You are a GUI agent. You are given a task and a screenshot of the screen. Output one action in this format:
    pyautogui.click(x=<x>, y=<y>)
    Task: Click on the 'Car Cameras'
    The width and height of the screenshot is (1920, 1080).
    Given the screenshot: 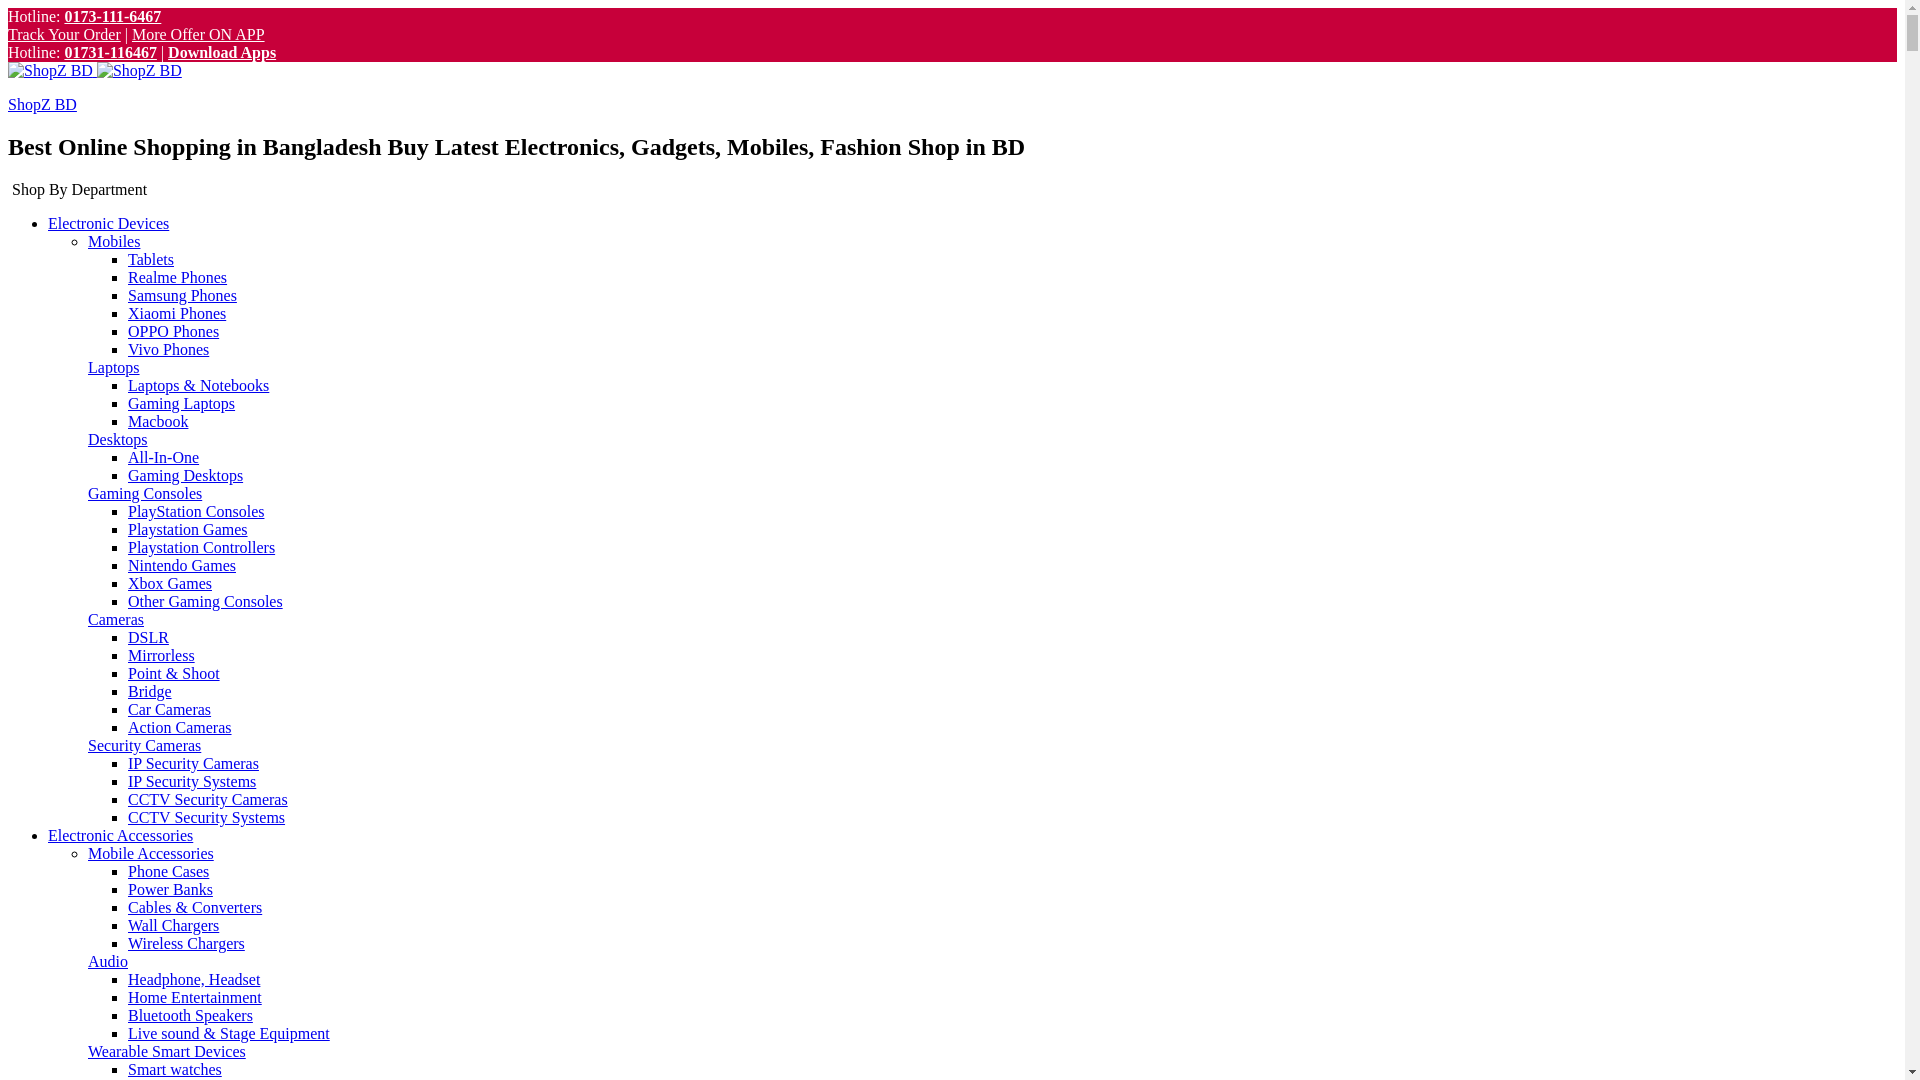 What is the action you would take?
    pyautogui.click(x=169, y=708)
    